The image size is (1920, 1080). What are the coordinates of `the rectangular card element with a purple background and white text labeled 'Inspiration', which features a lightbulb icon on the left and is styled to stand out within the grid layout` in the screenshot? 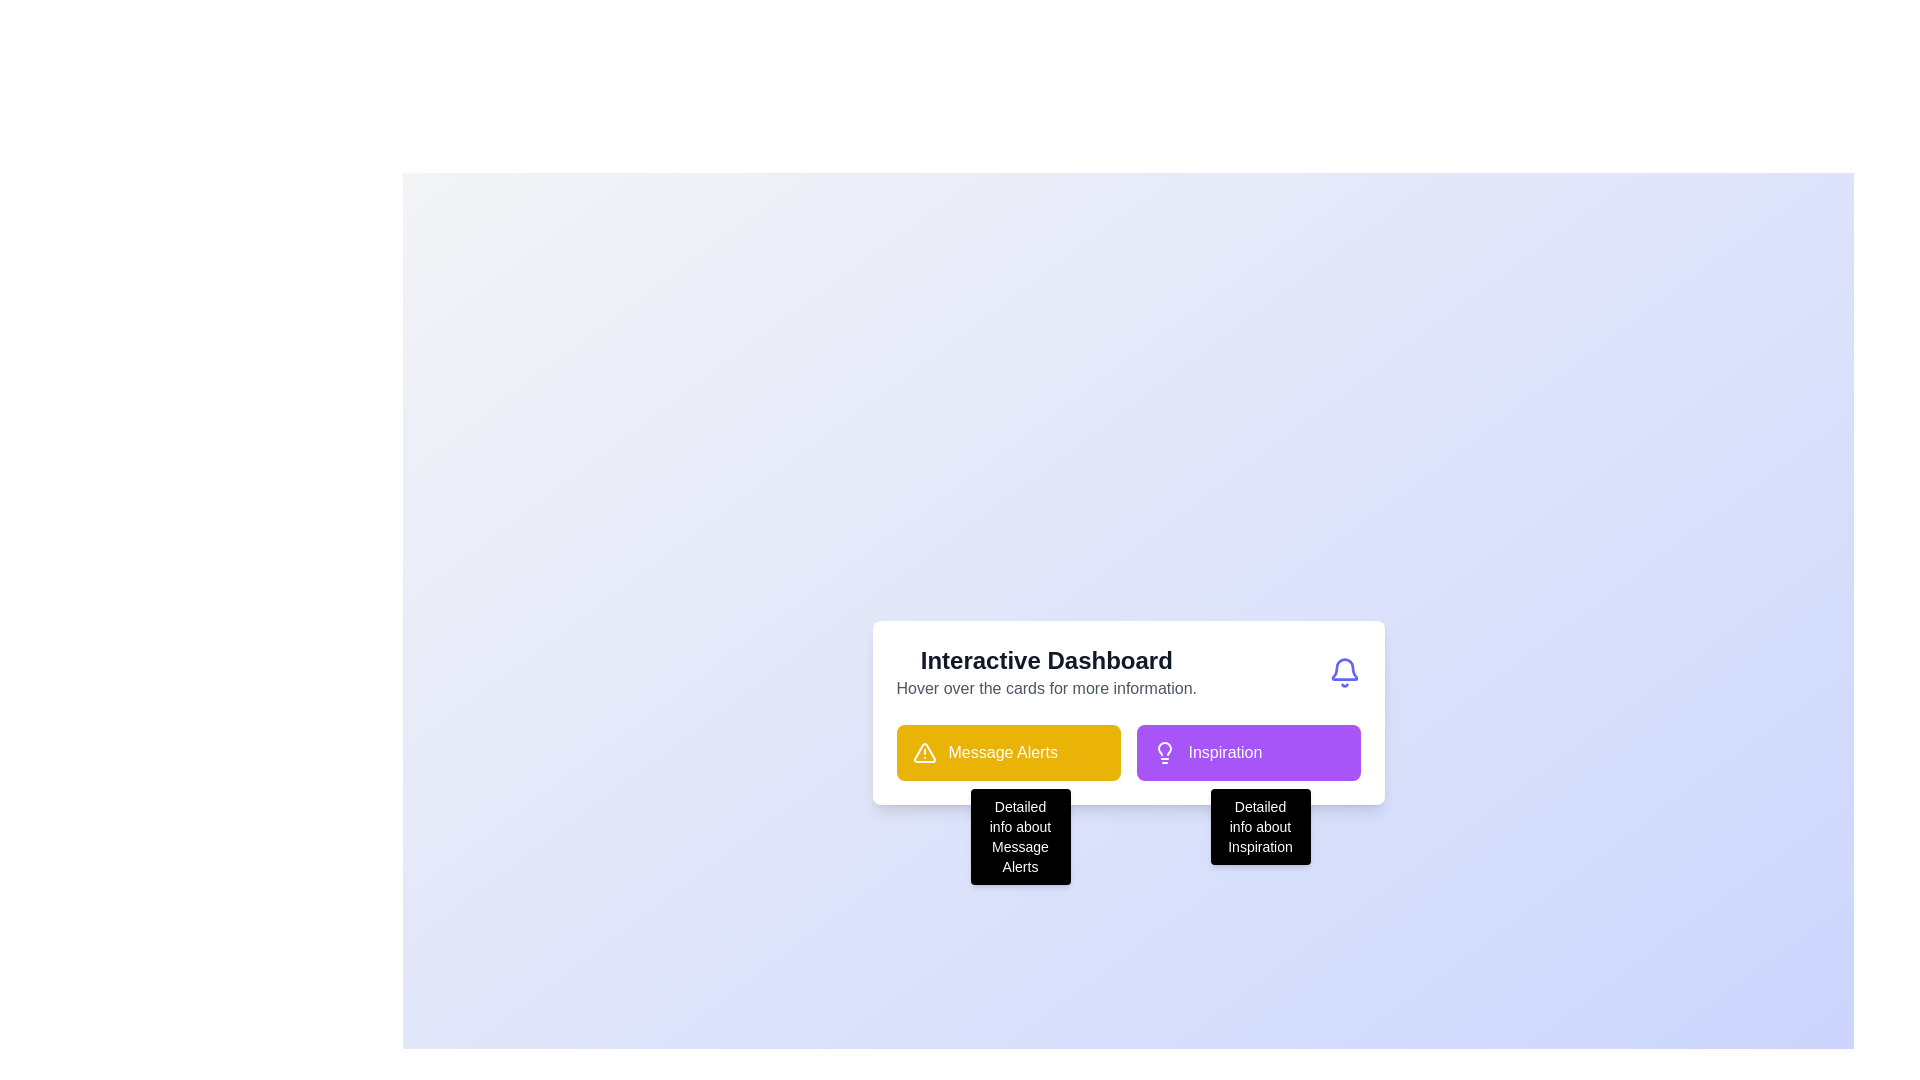 It's located at (1247, 752).